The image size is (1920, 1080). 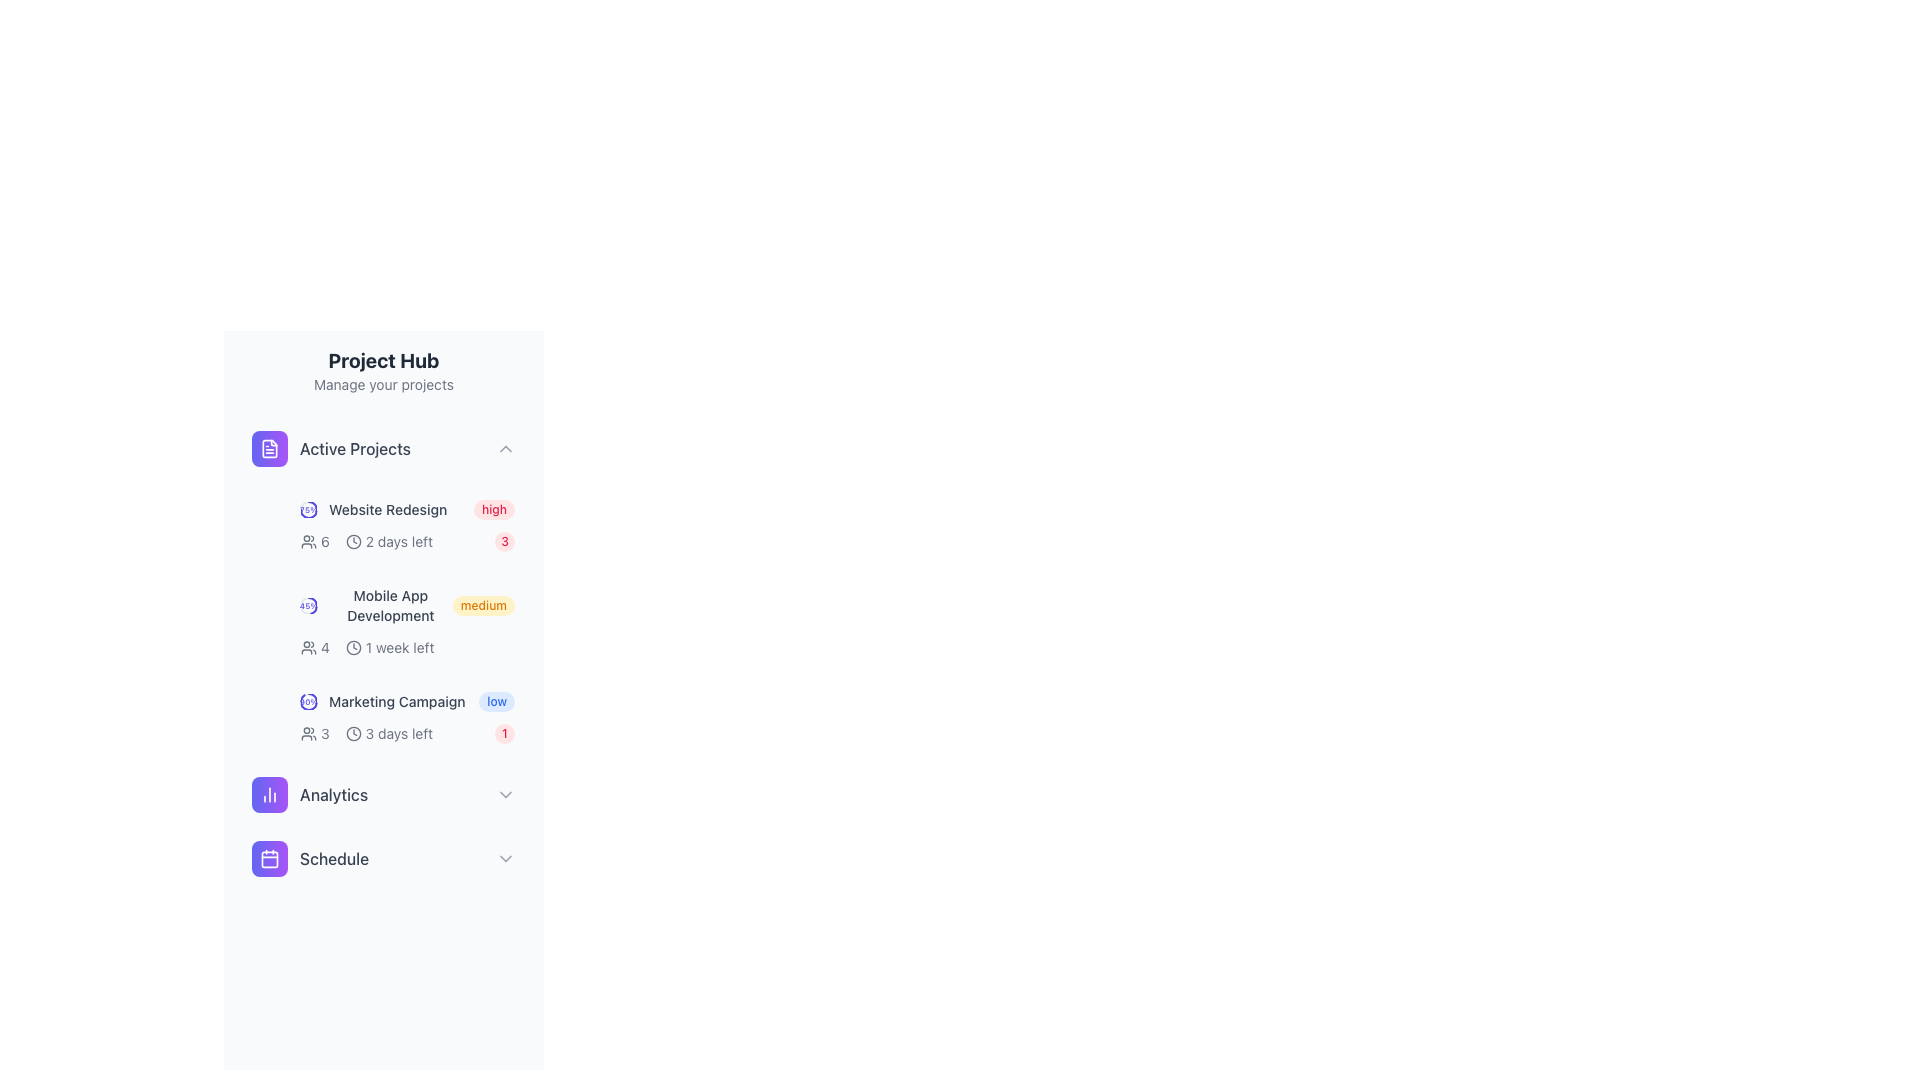 I want to click on the central rectangle of the calendar icon located under the 'Schedule' text label in the vertical navigation menu, so click(x=268, y=858).